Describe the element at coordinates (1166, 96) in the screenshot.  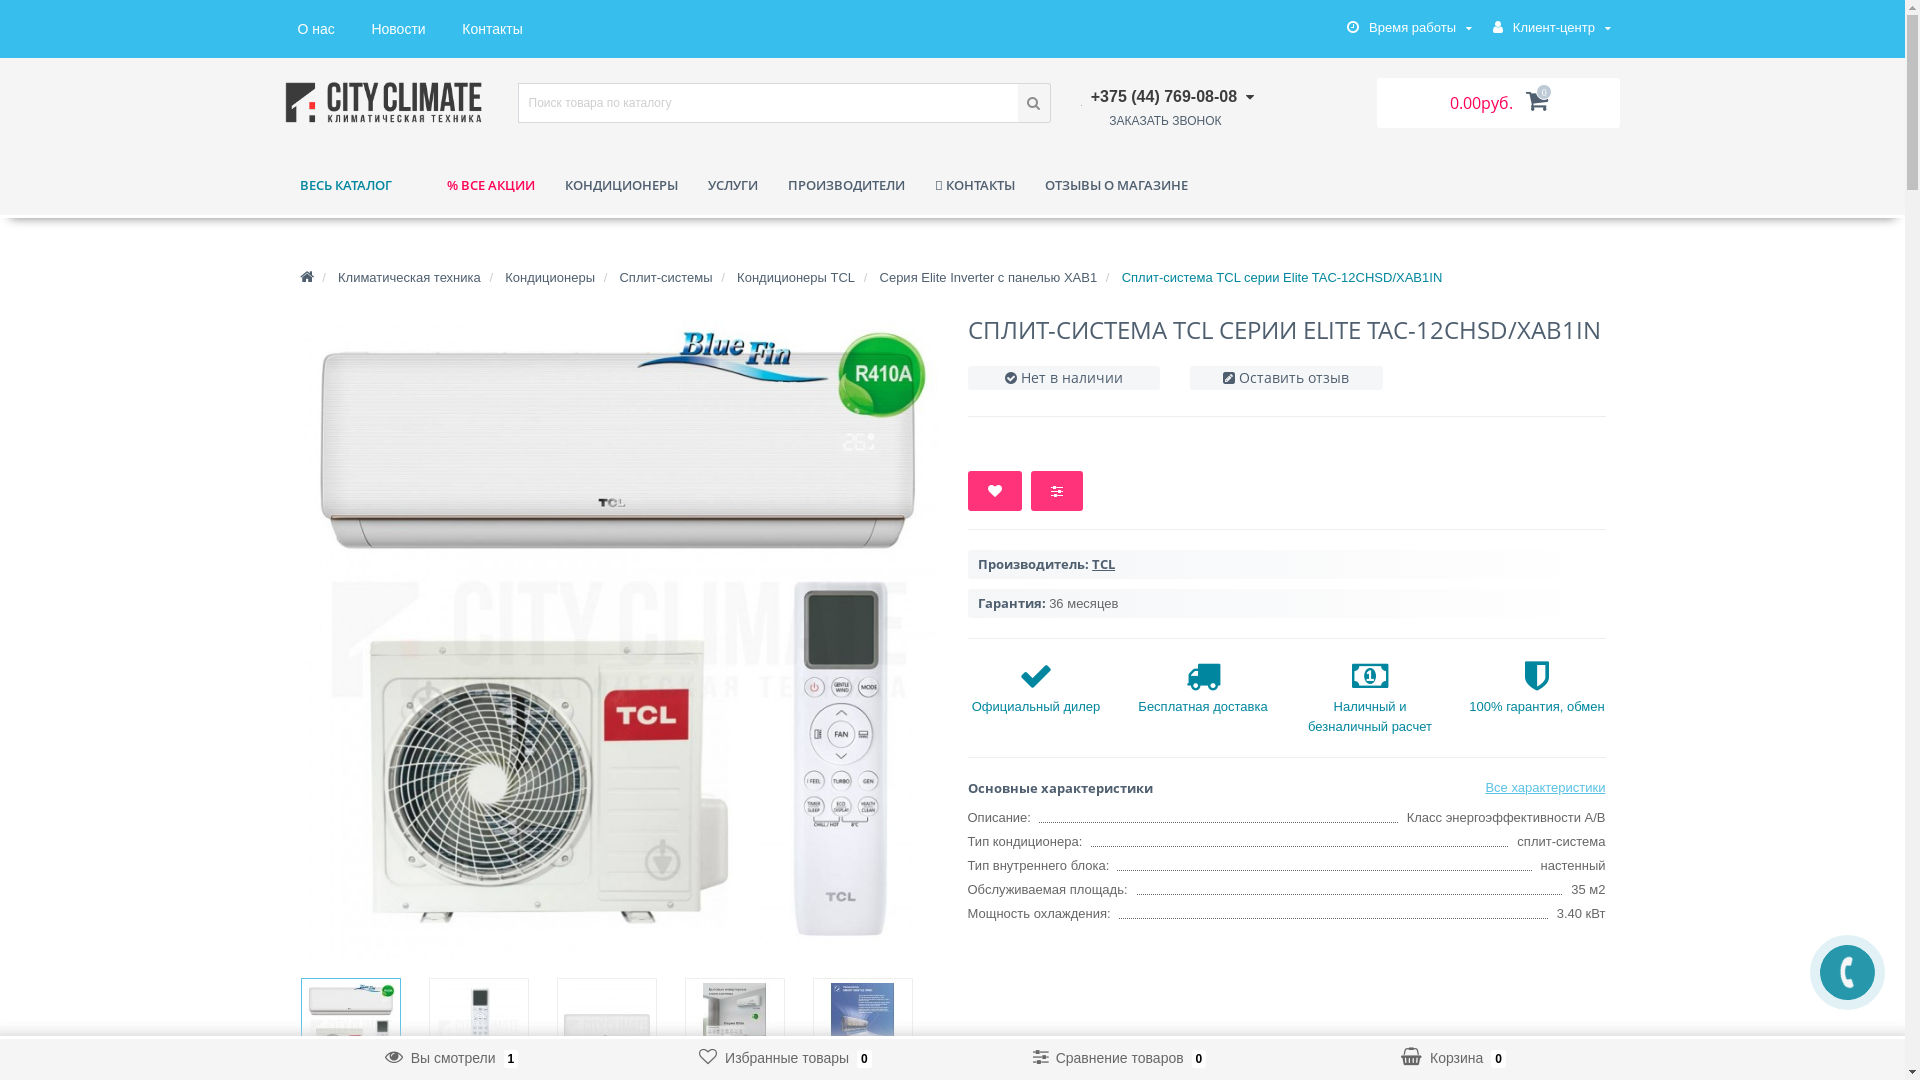
I see `'+375 (44) 769-08-08'` at that location.